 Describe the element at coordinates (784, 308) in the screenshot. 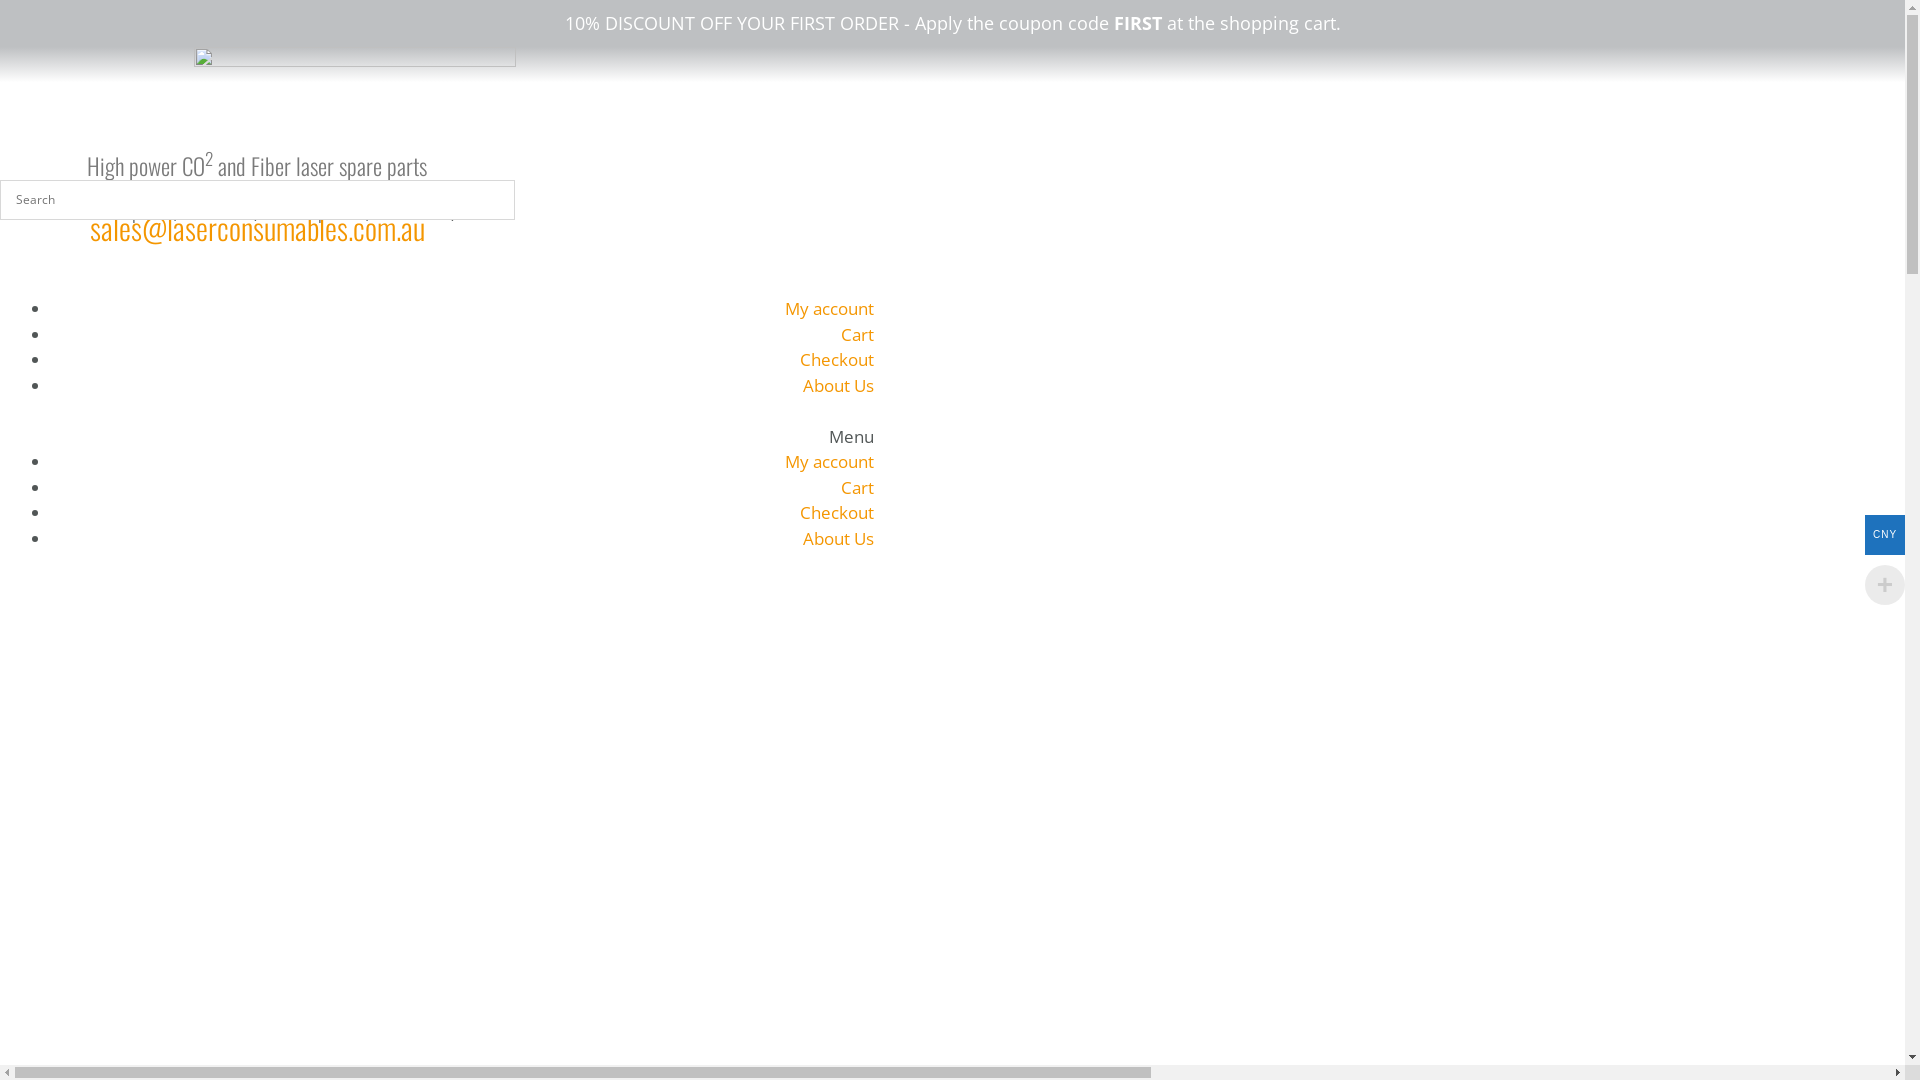

I see `'My account'` at that location.